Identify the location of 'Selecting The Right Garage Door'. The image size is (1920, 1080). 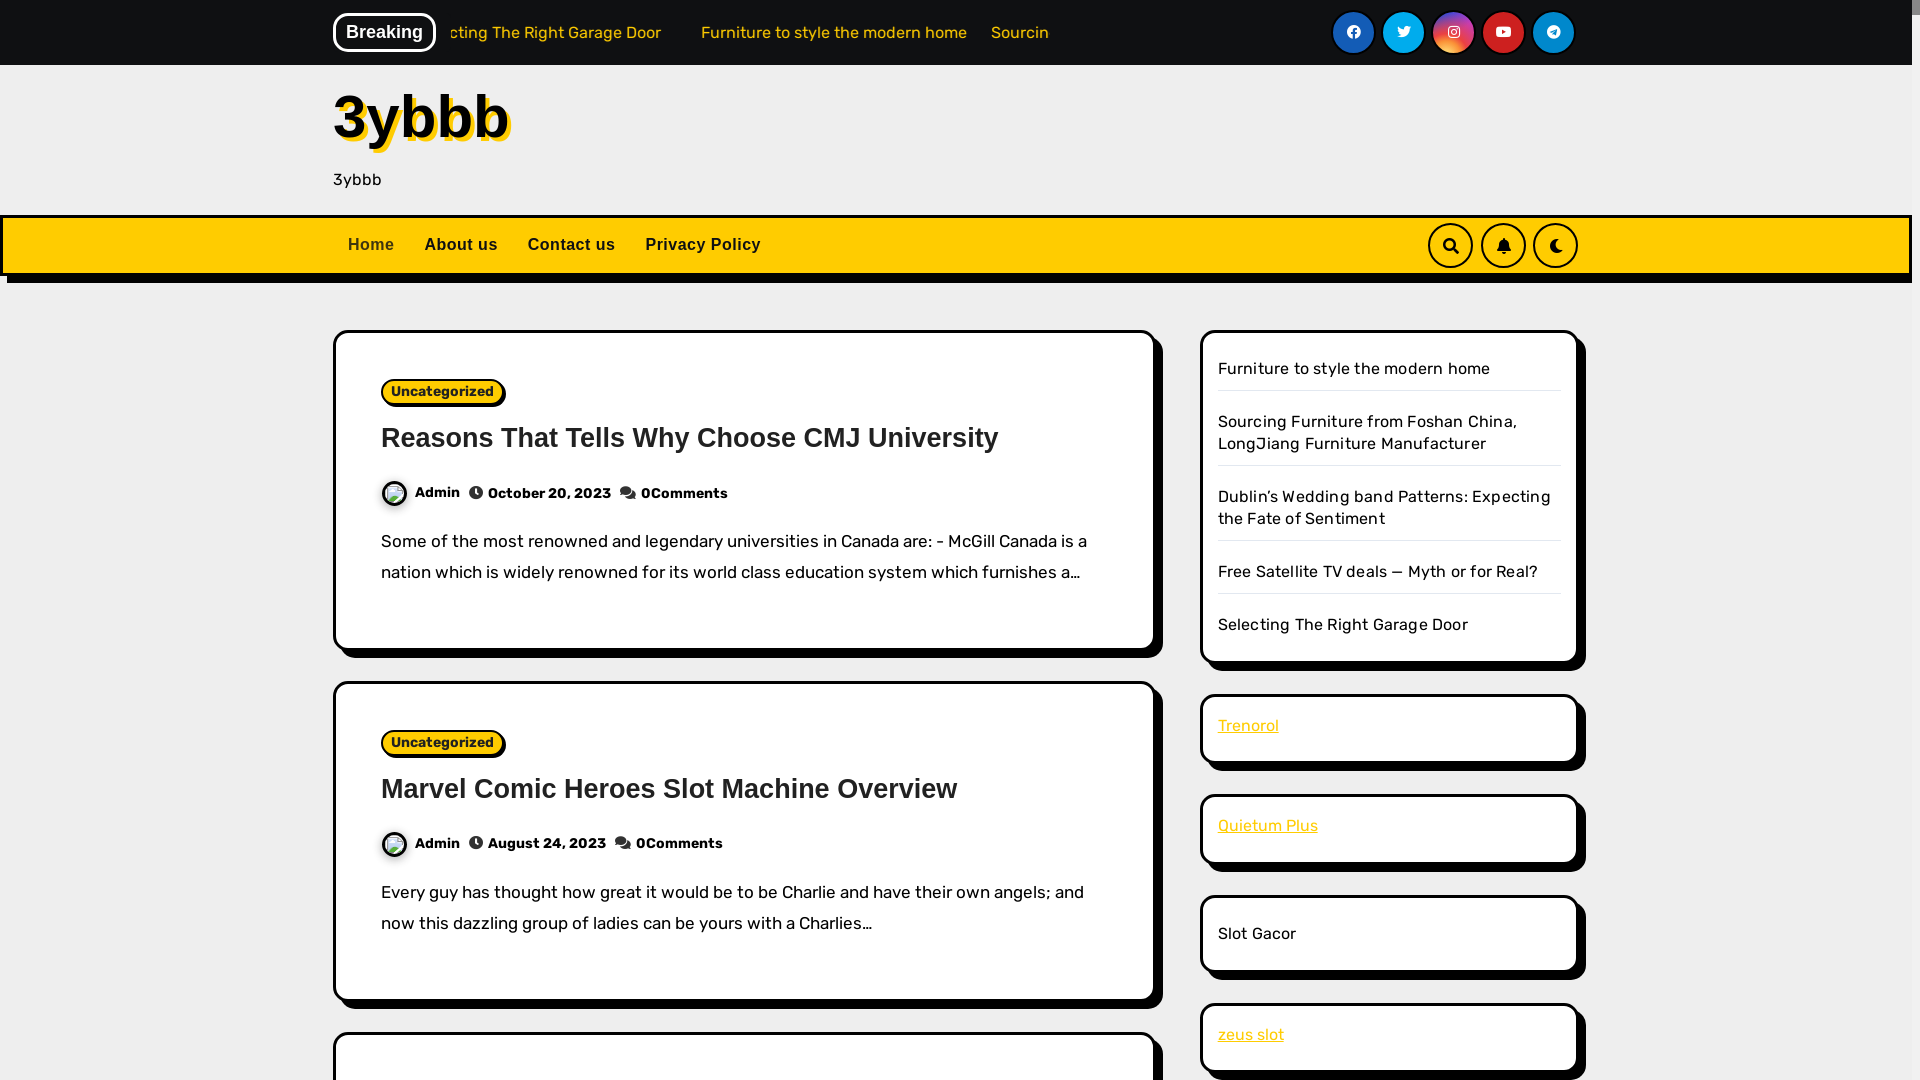
(1343, 623).